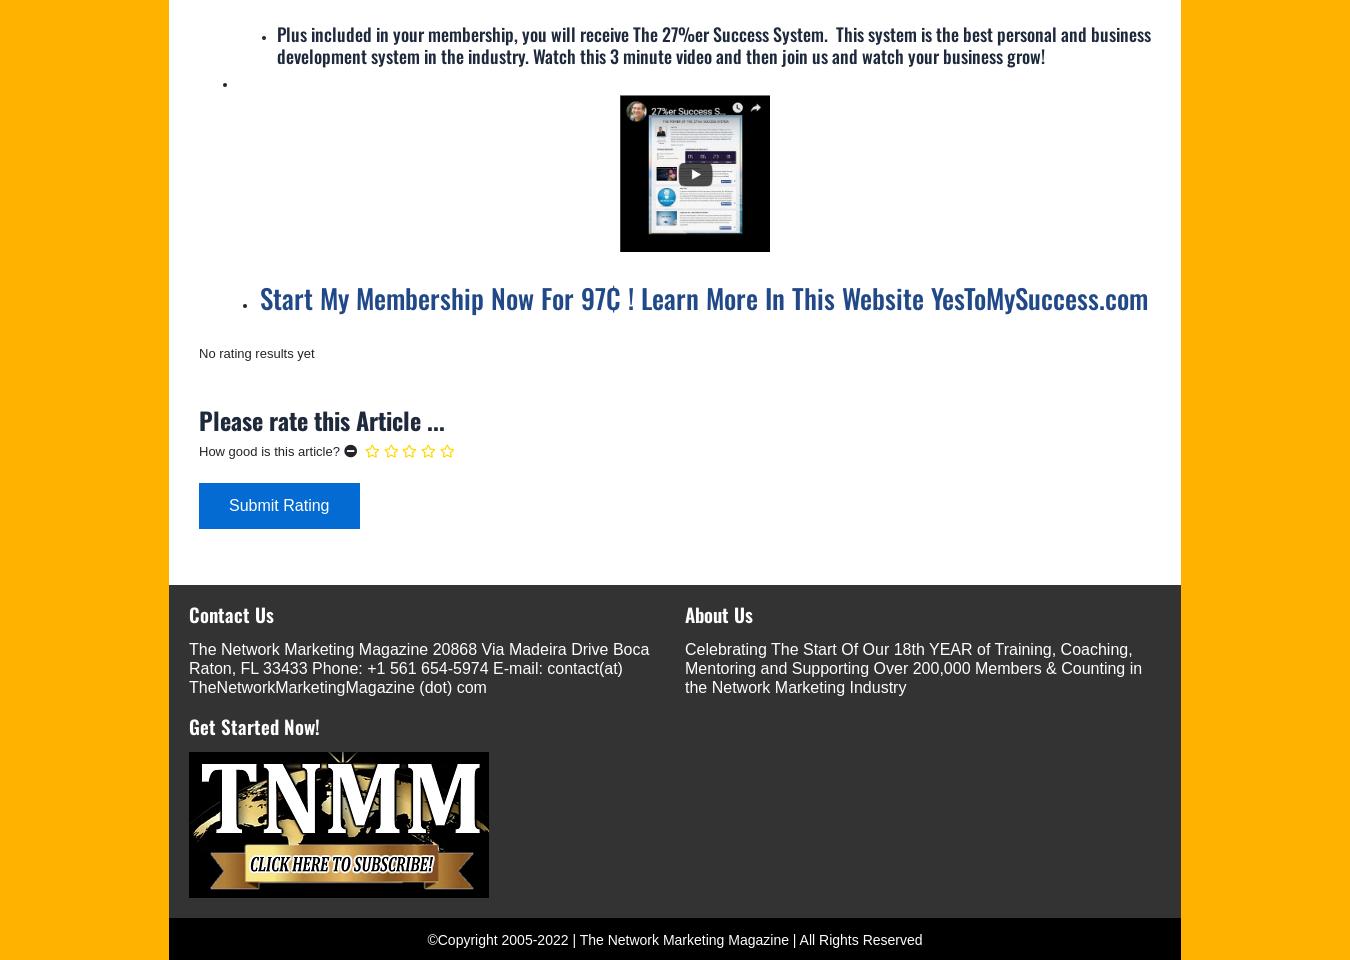  I want to click on '©Copyright 2005-2022 | The Network Marketing Magazine | All Rights Reserved', so click(674, 940).